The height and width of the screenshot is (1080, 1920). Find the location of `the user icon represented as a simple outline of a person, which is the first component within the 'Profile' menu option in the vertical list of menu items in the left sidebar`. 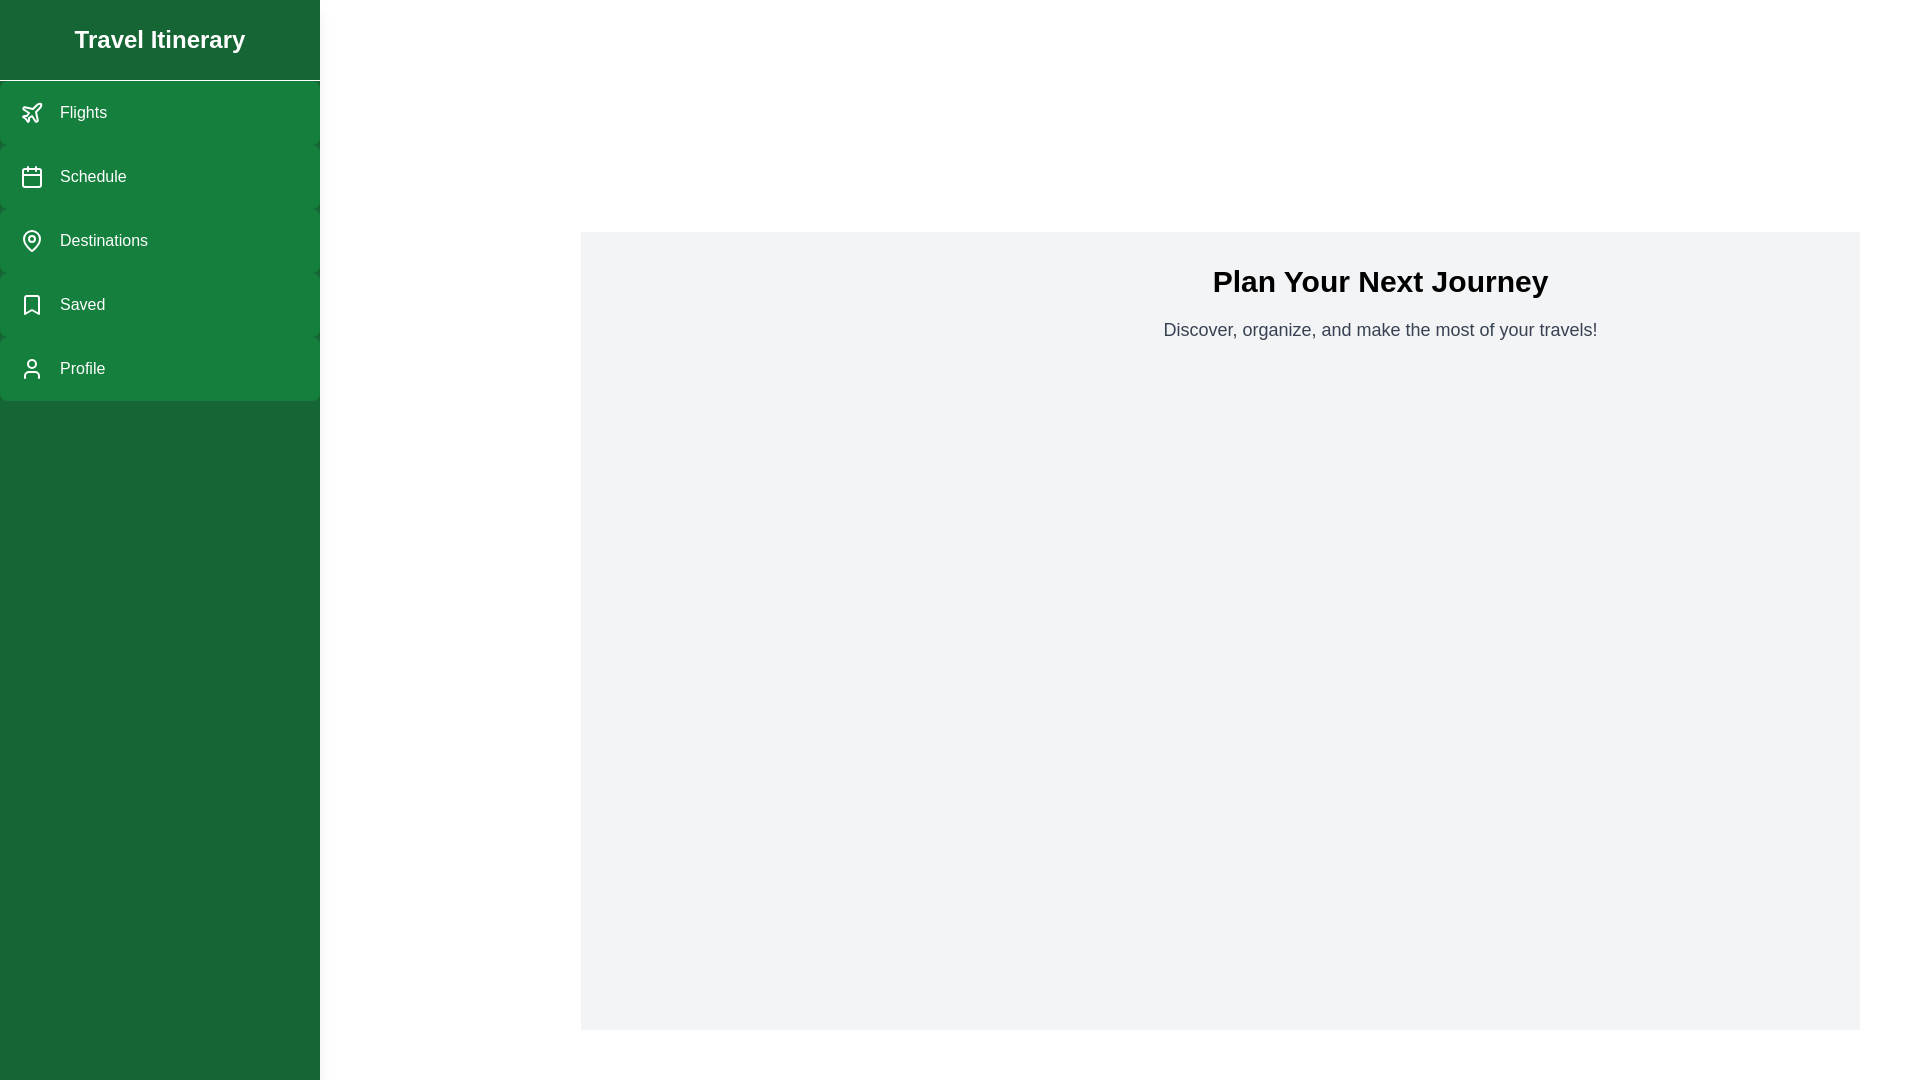

the user icon represented as a simple outline of a person, which is the first component within the 'Profile' menu option in the vertical list of menu items in the left sidebar is located at coordinates (32, 369).